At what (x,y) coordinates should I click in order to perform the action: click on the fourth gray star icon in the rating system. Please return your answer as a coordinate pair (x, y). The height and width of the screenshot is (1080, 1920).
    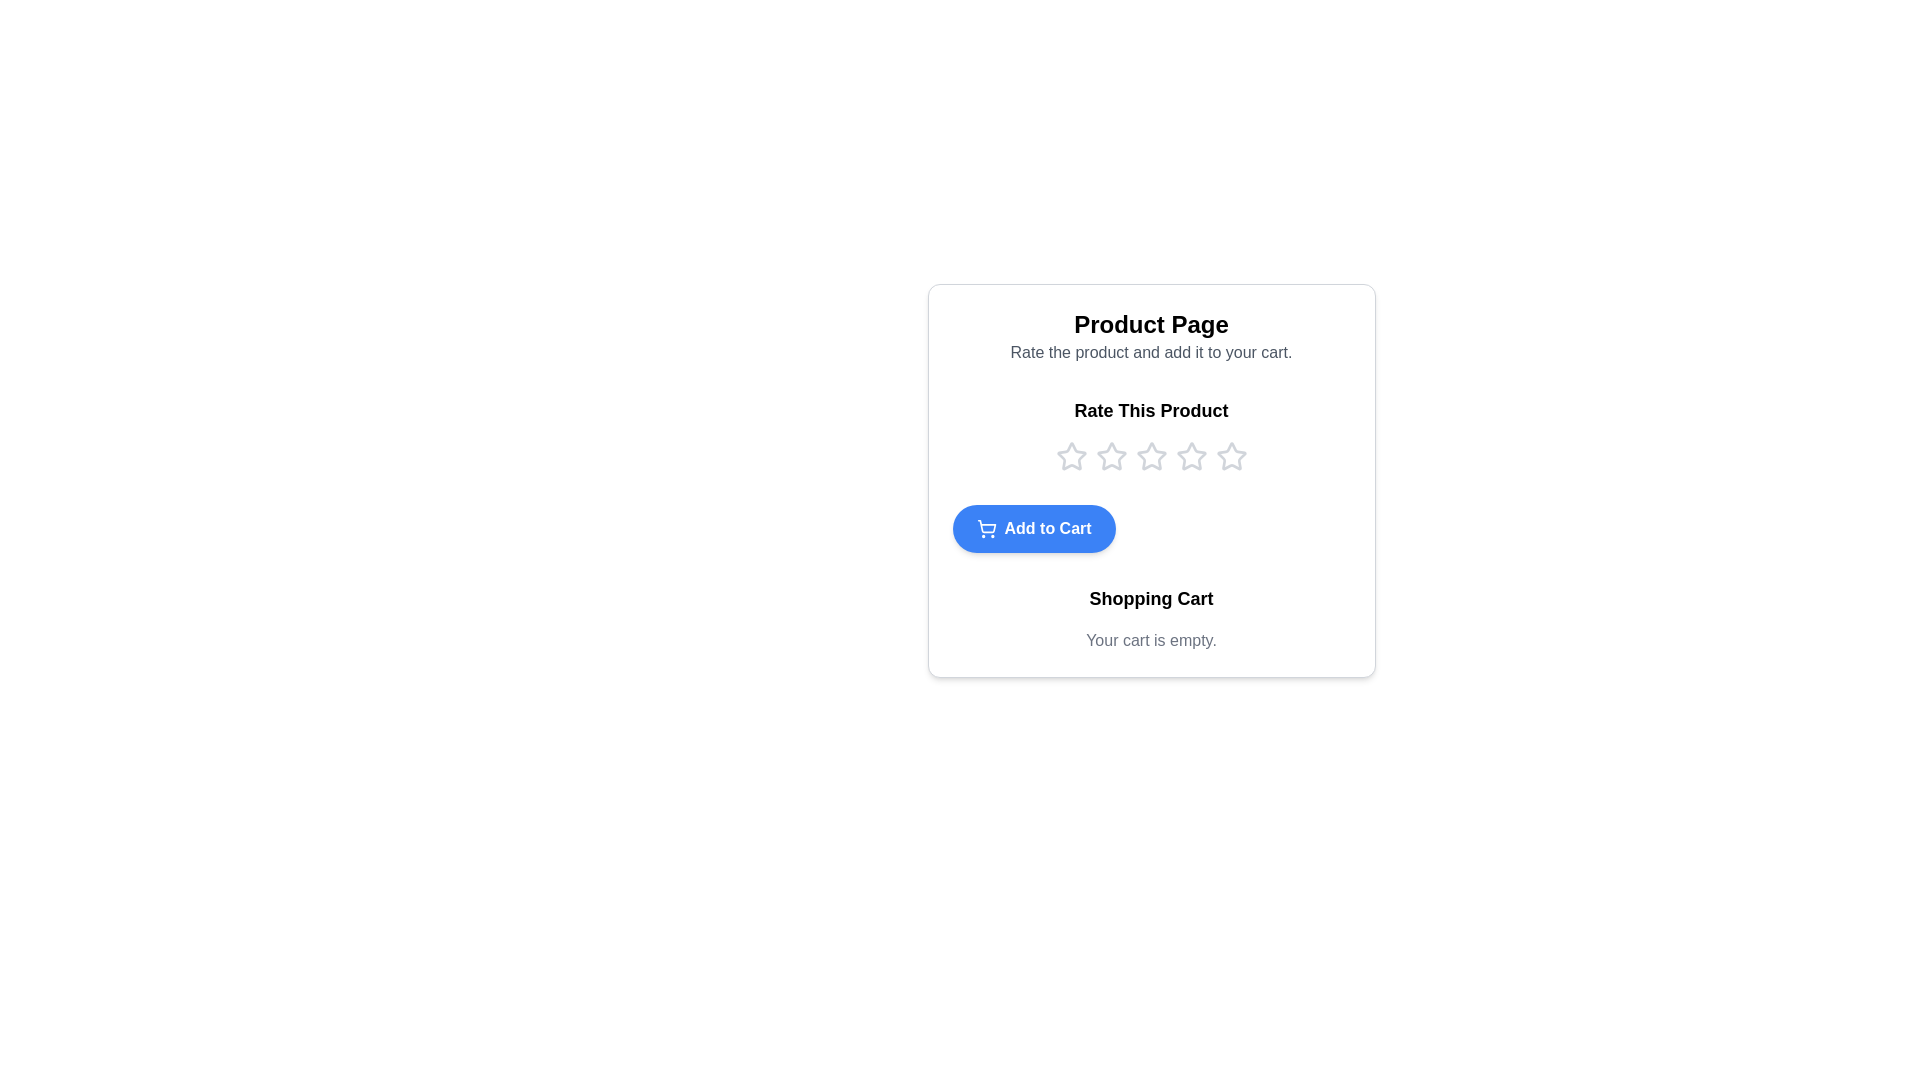
    Looking at the image, I should click on (1151, 456).